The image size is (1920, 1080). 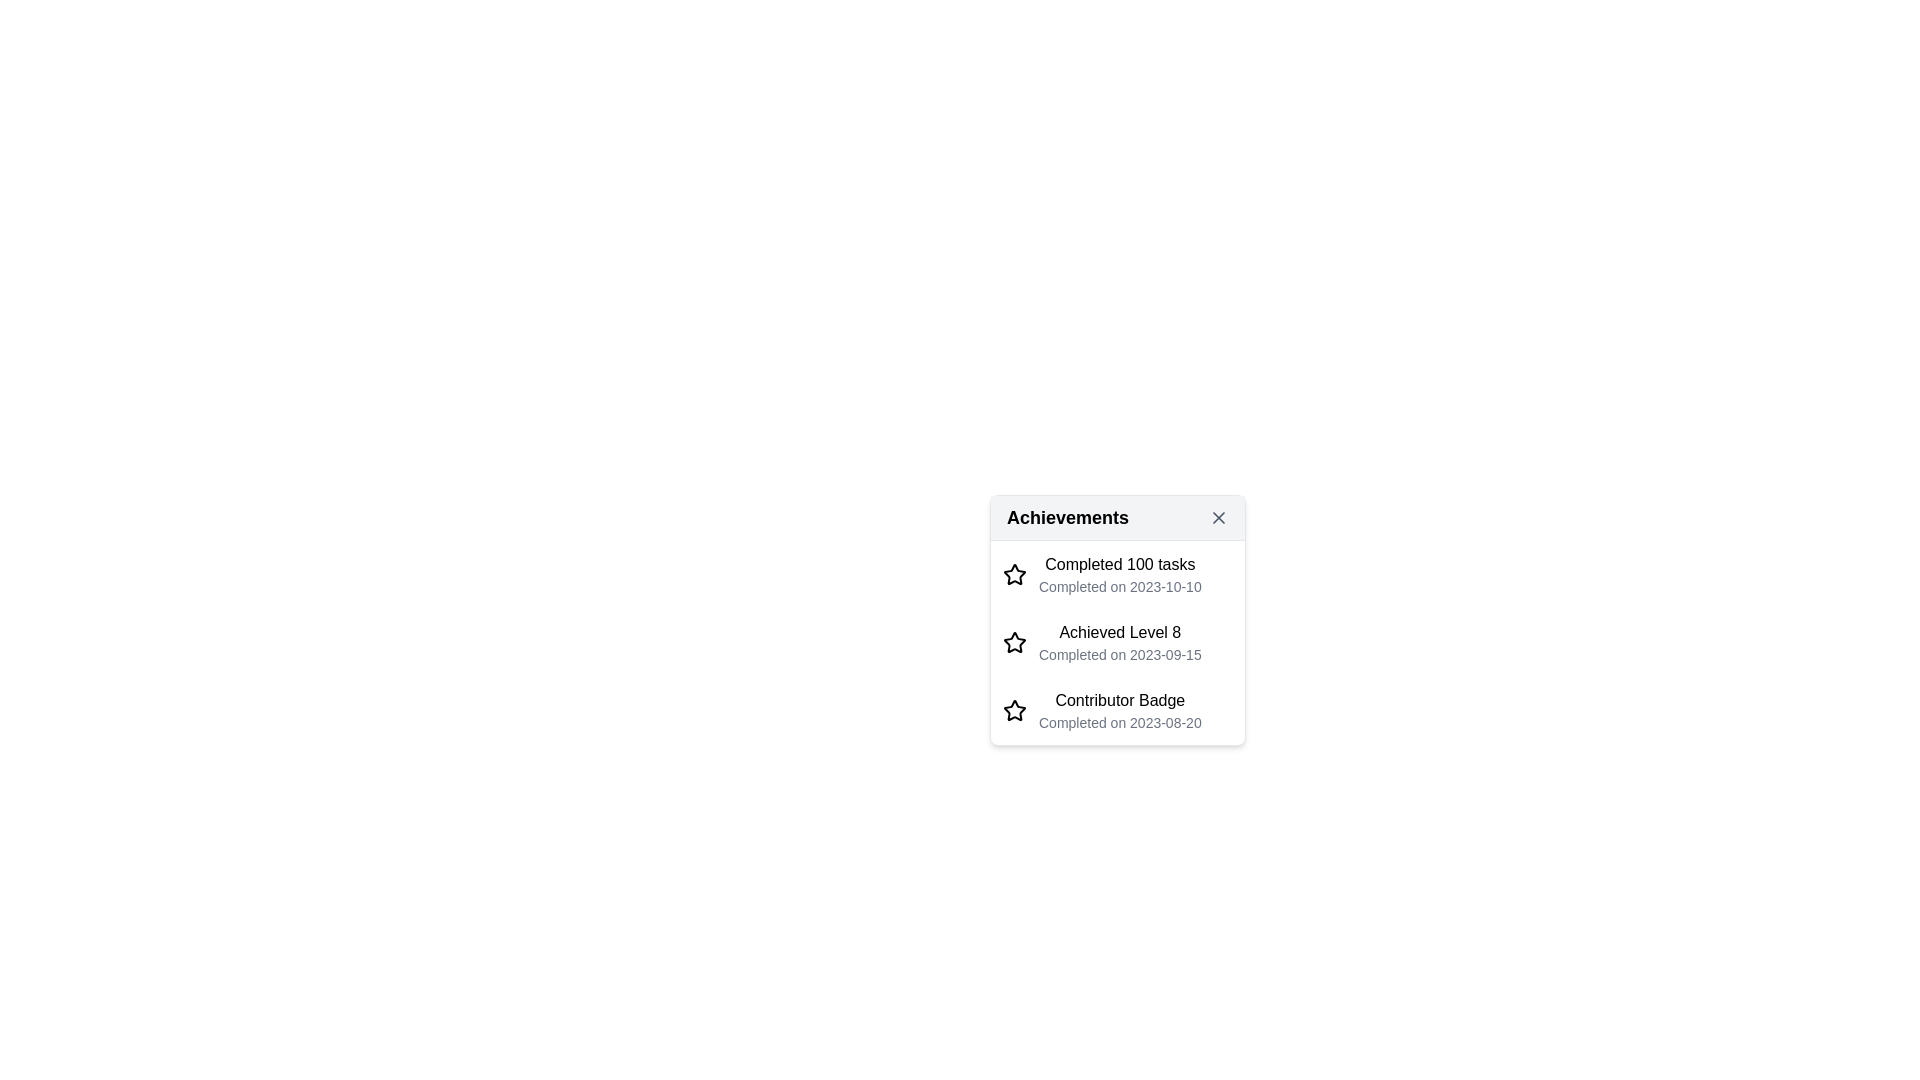 What do you see at coordinates (1120, 574) in the screenshot?
I see `text displayed in the first achievement item, which shows the user has completed 100 tasks along with the date of completion` at bounding box center [1120, 574].